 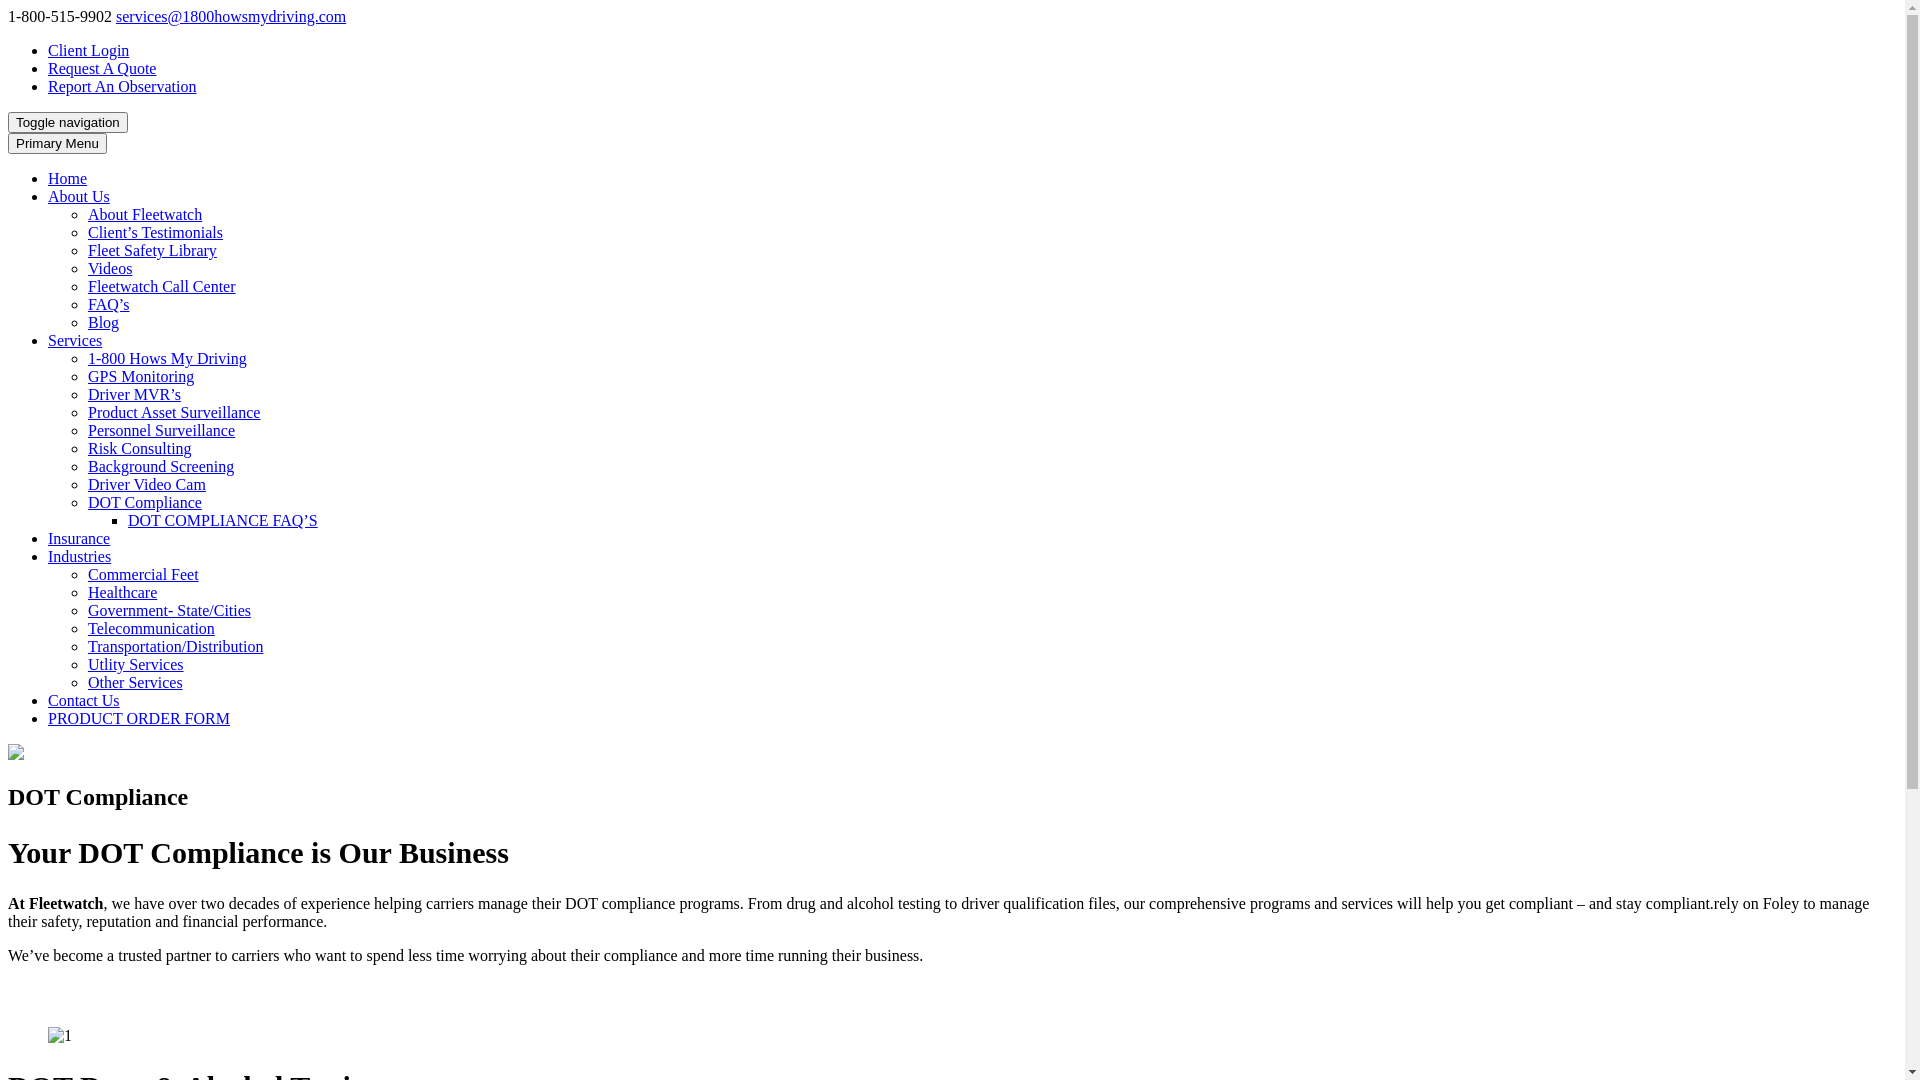 What do you see at coordinates (142, 574) in the screenshot?
I see `'Commercial Feet'` at bounding box center [142, 574].